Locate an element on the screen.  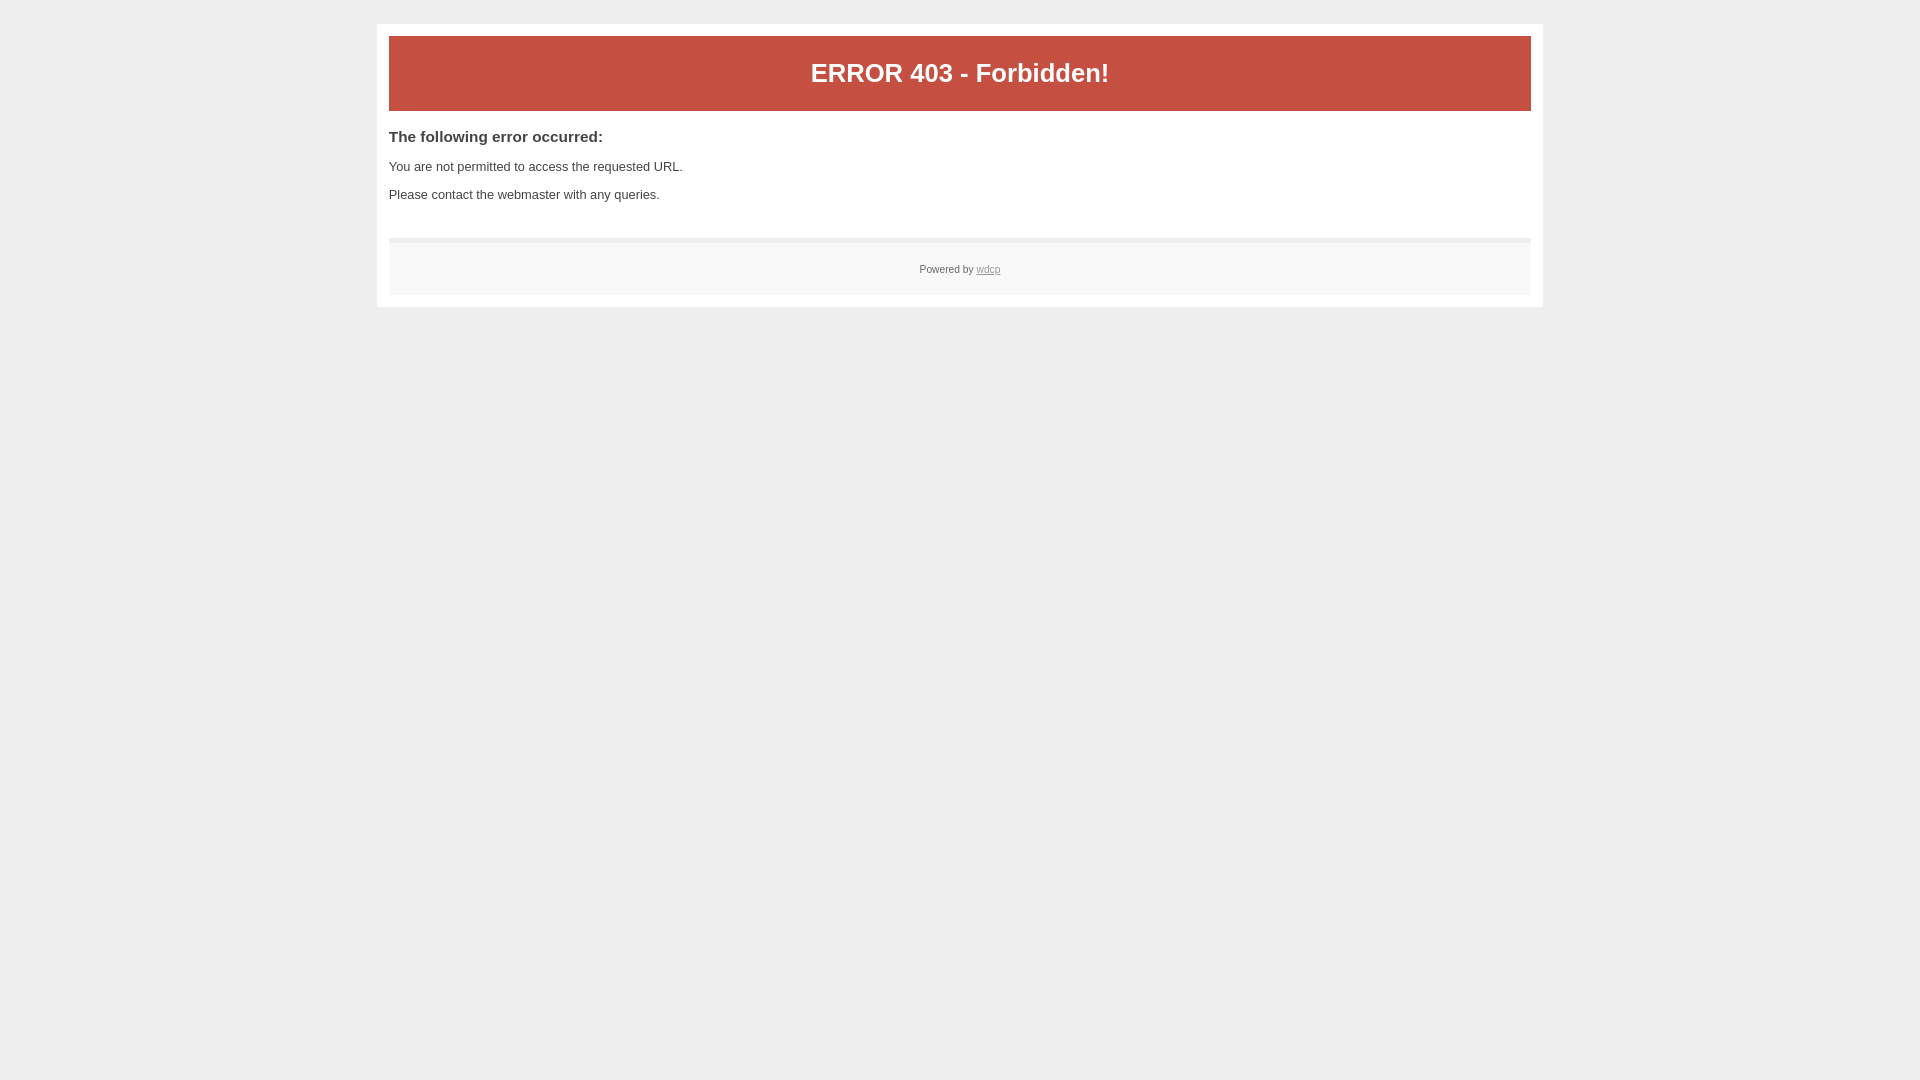
'wdcp' is located at coordinates (988, 268).